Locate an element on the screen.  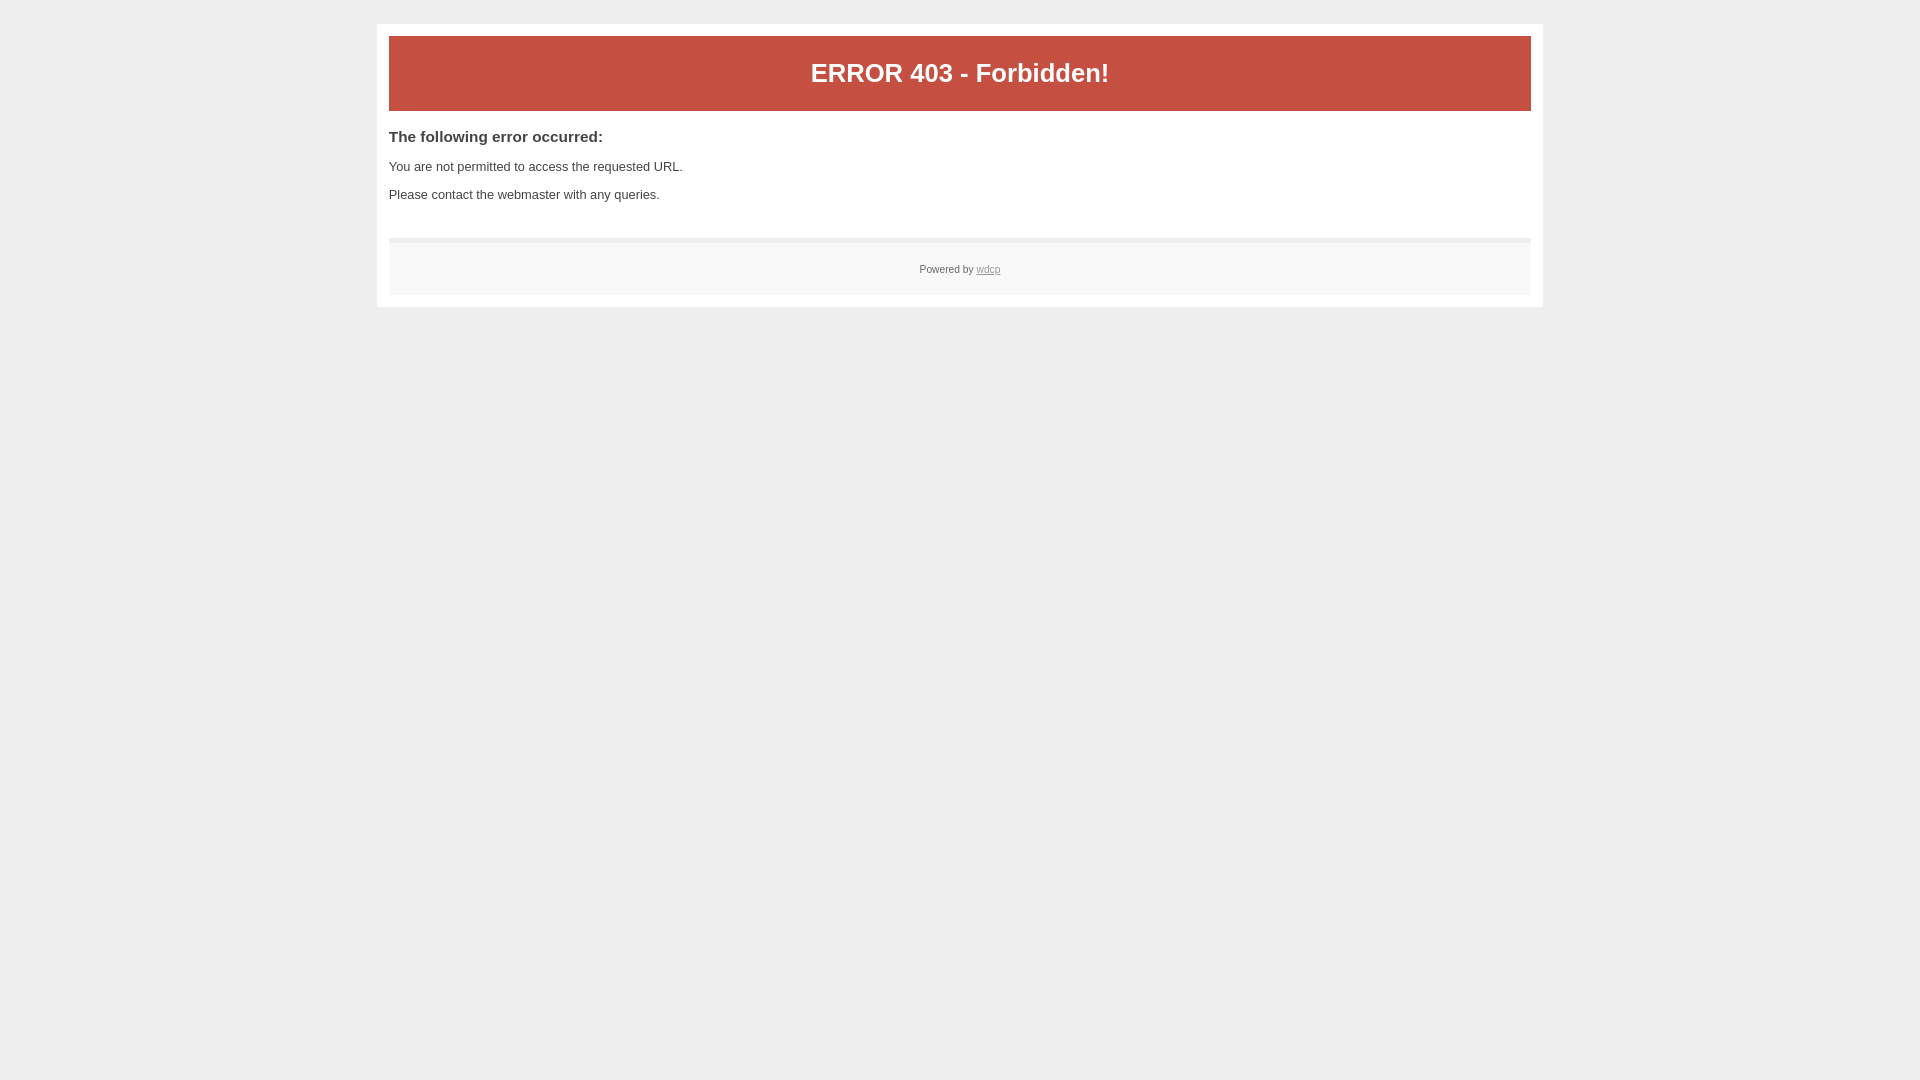
'wdcp' is located at coordinates (988, 268).